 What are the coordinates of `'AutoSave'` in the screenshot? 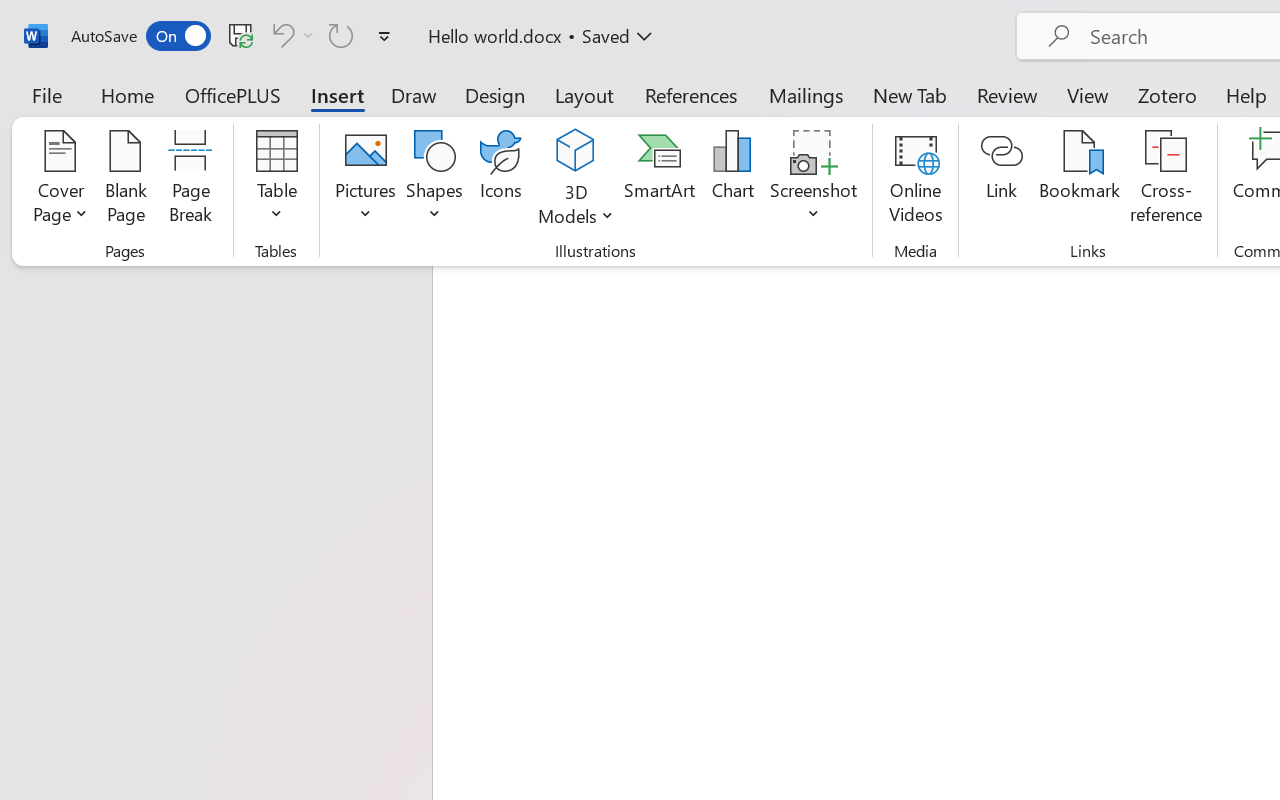 It's located at (139, 35).